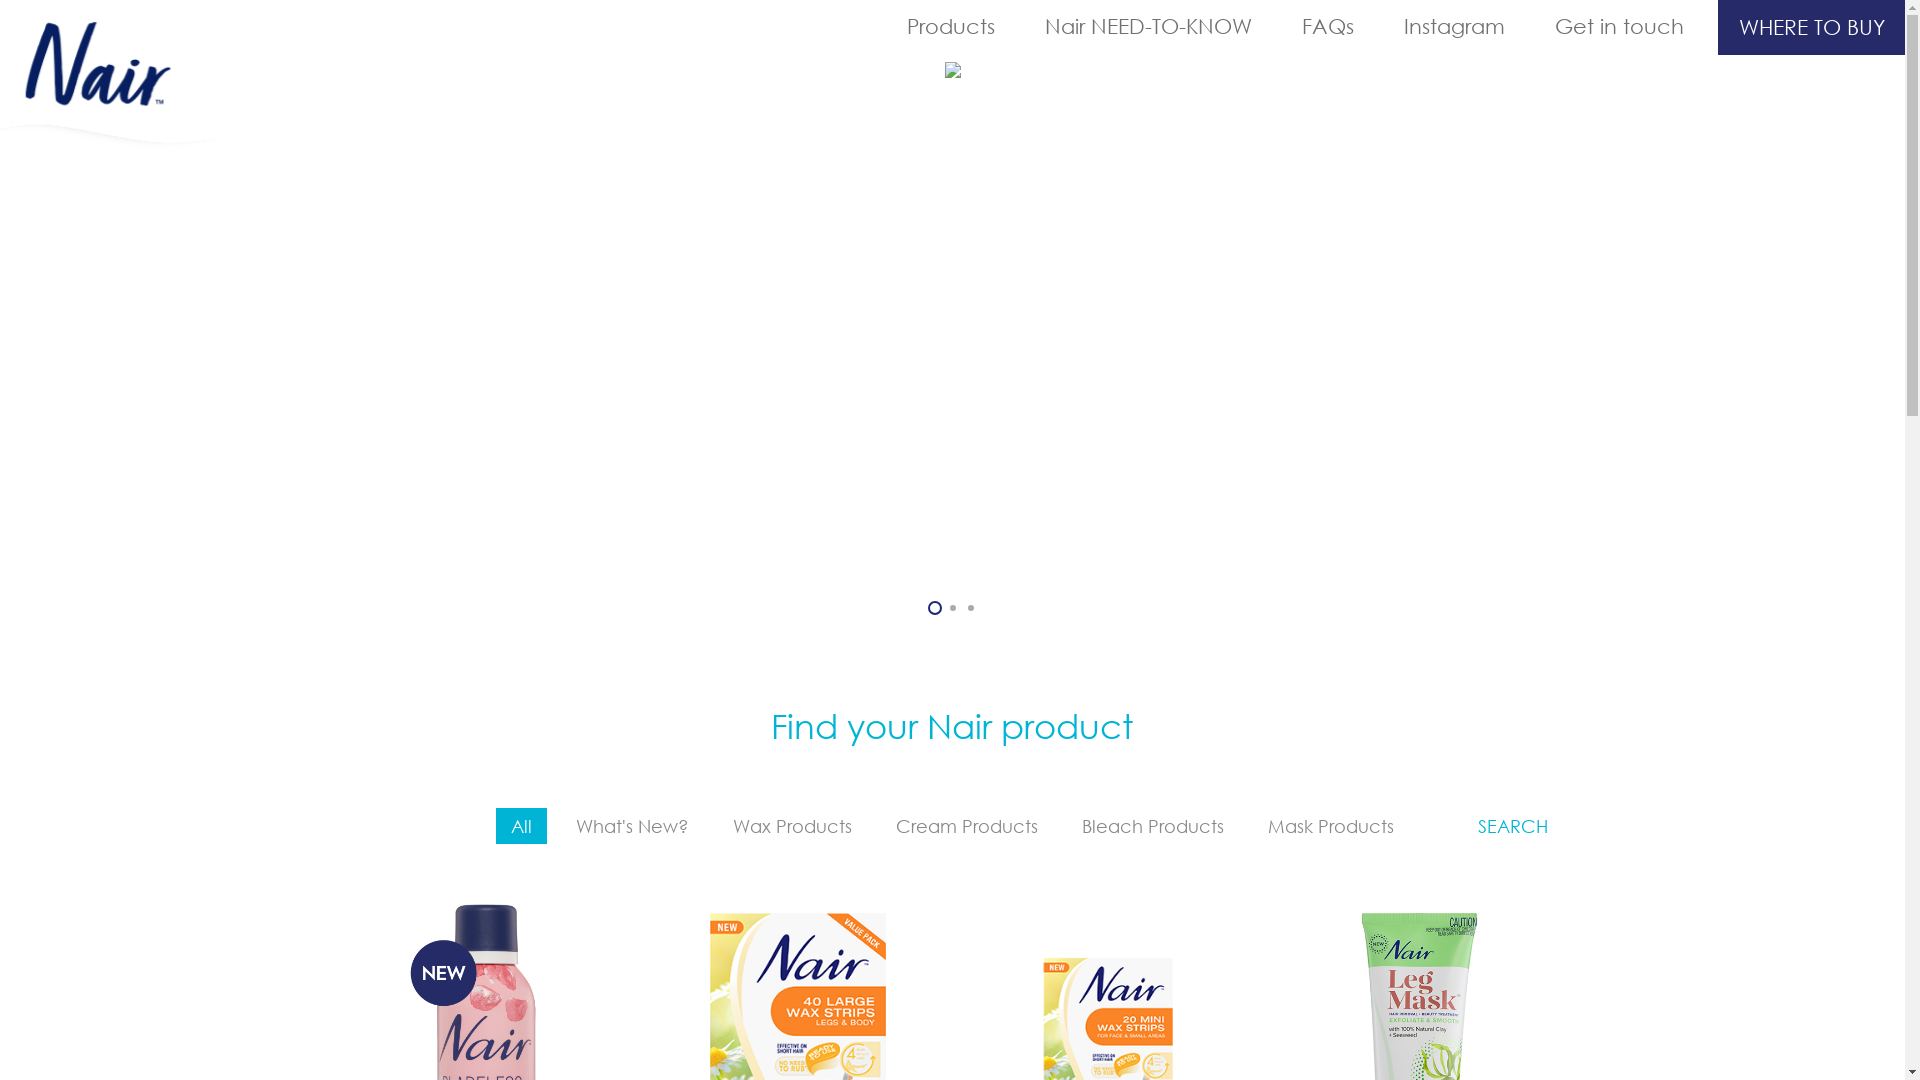 This screenshot has height=1080, width=1920. I want to click on 'SEARCH', so click(1512, 825).